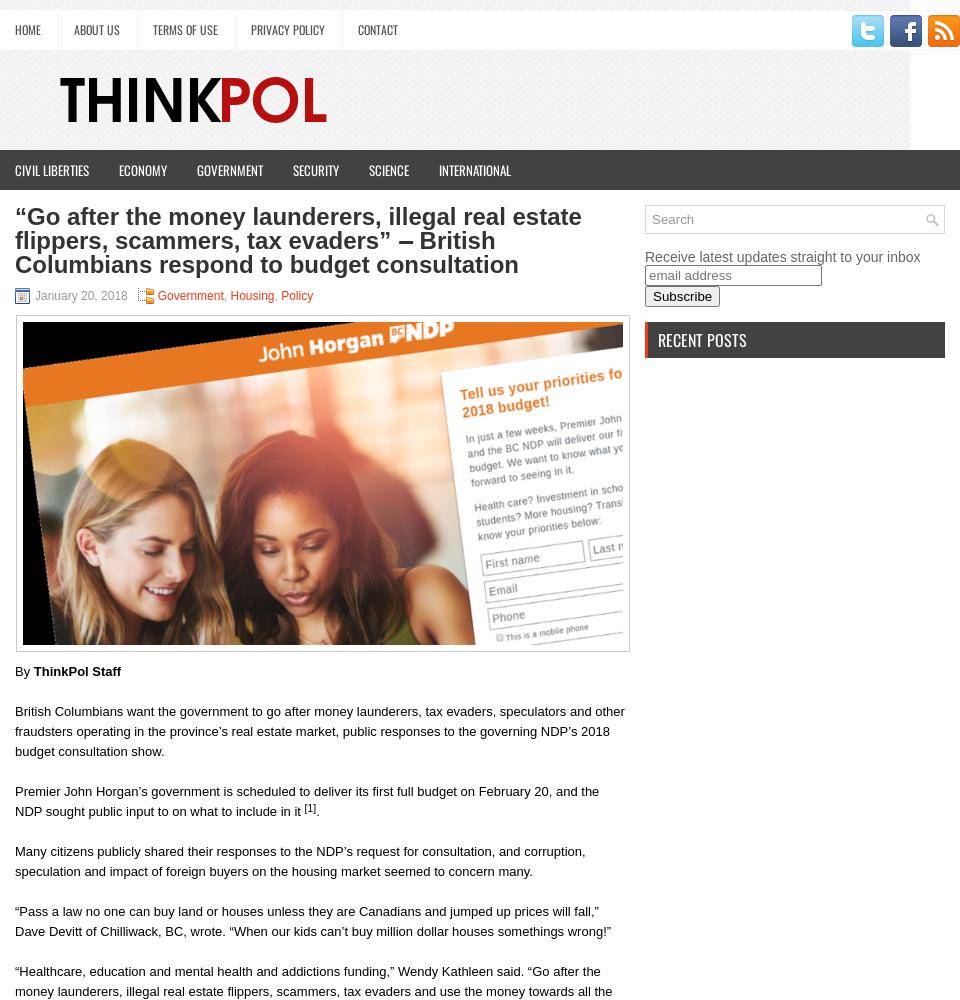  What do you see at coordinates (81, 296) in the screenshot?
I see `'January 20, 2018'` at bounding box center [81, 296].